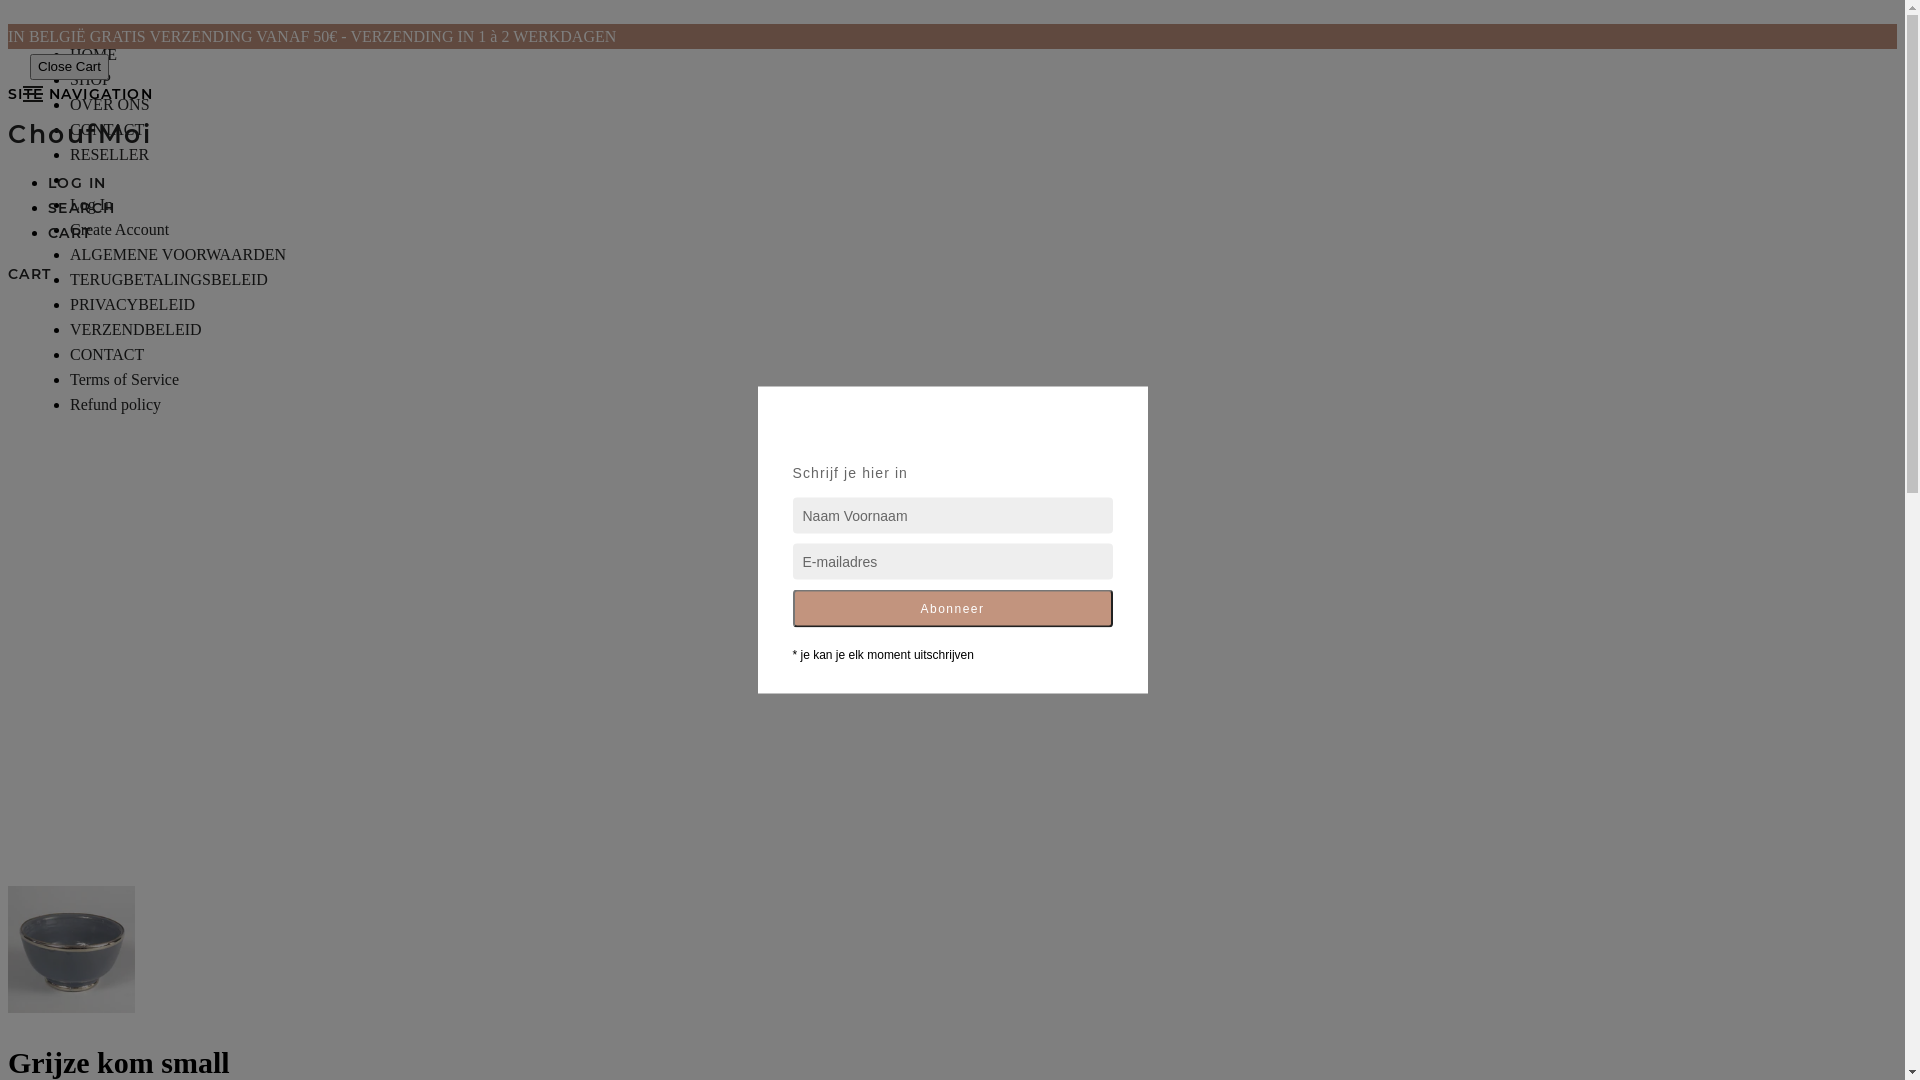 This screenshot has width=1920, height=1080. What do you see at coordinates (131, 304) in the screenshot?
I see `'PRIVACYBELEID'` at bounding box center [131, 304].